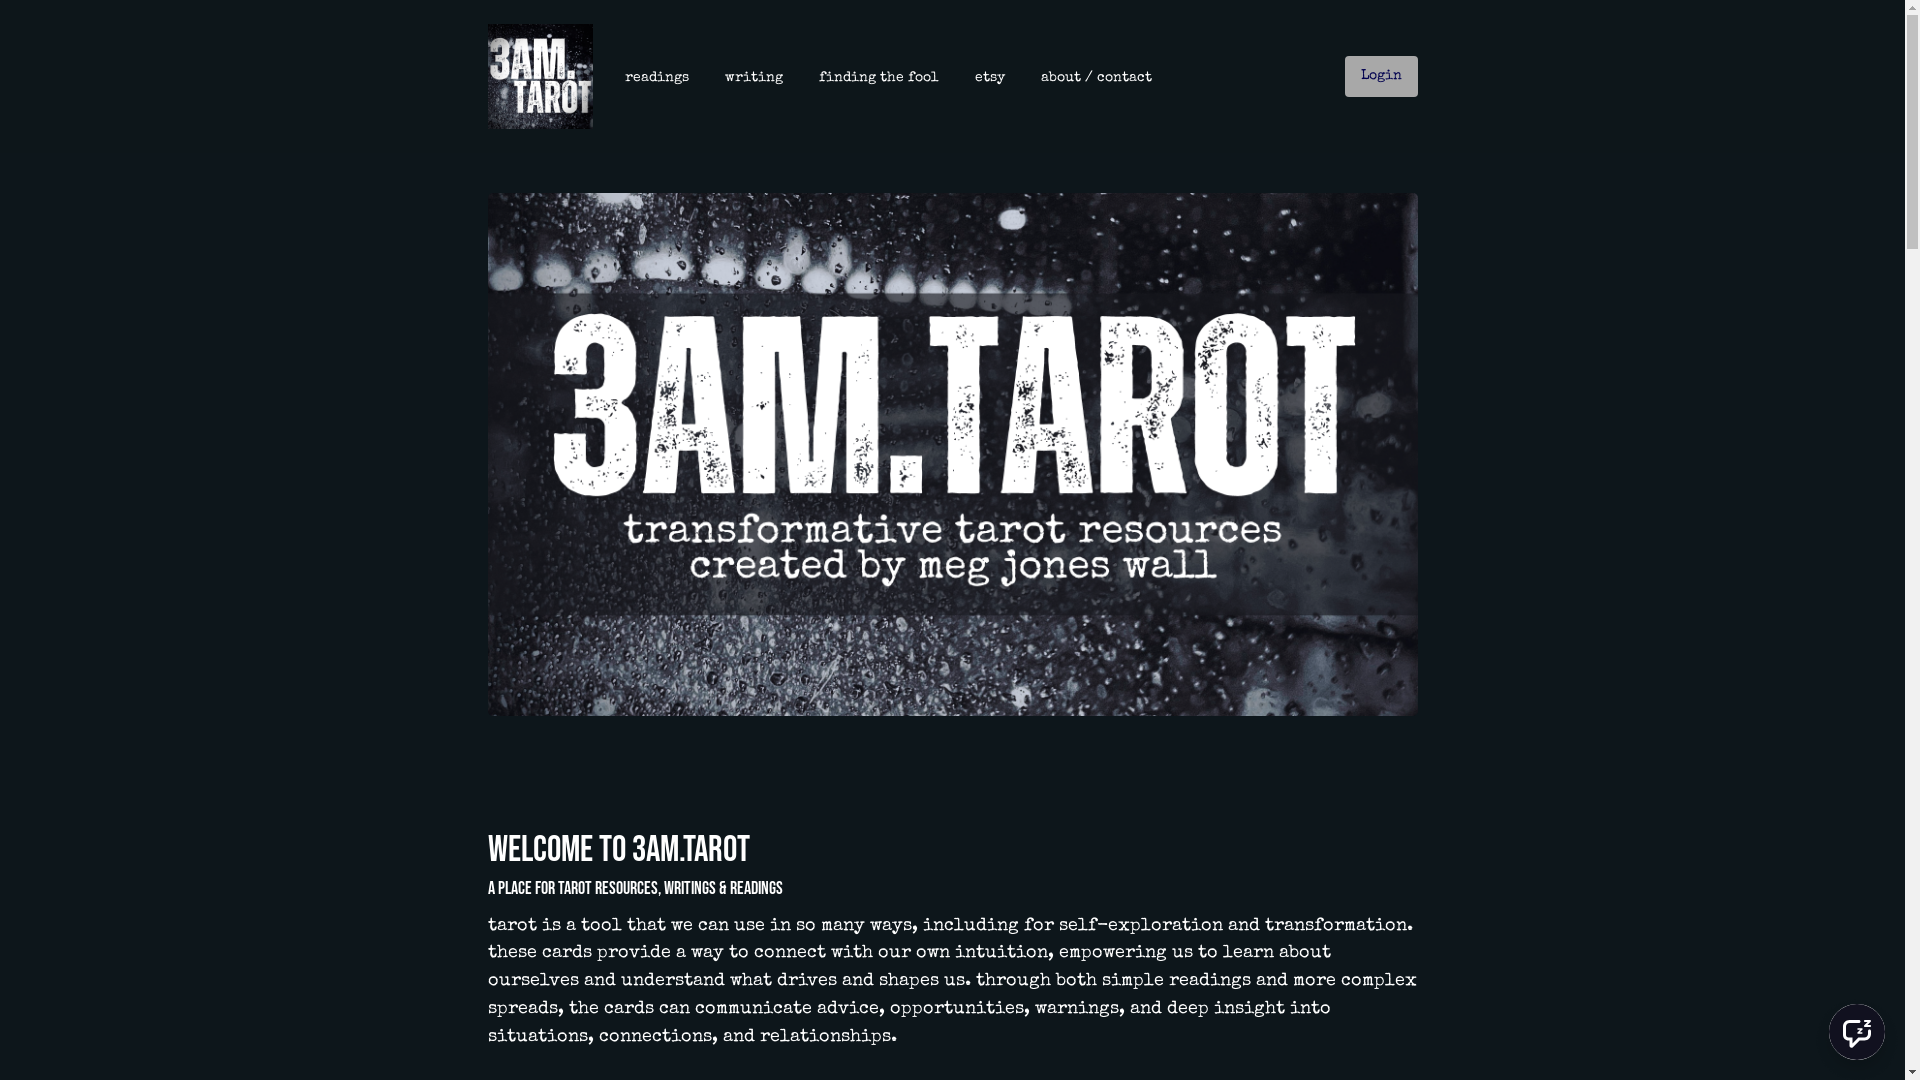 The image size is (1920, 1080). Describe the element at coordinates (723, 76) in the screenshot. I see `'writing'` at that location.